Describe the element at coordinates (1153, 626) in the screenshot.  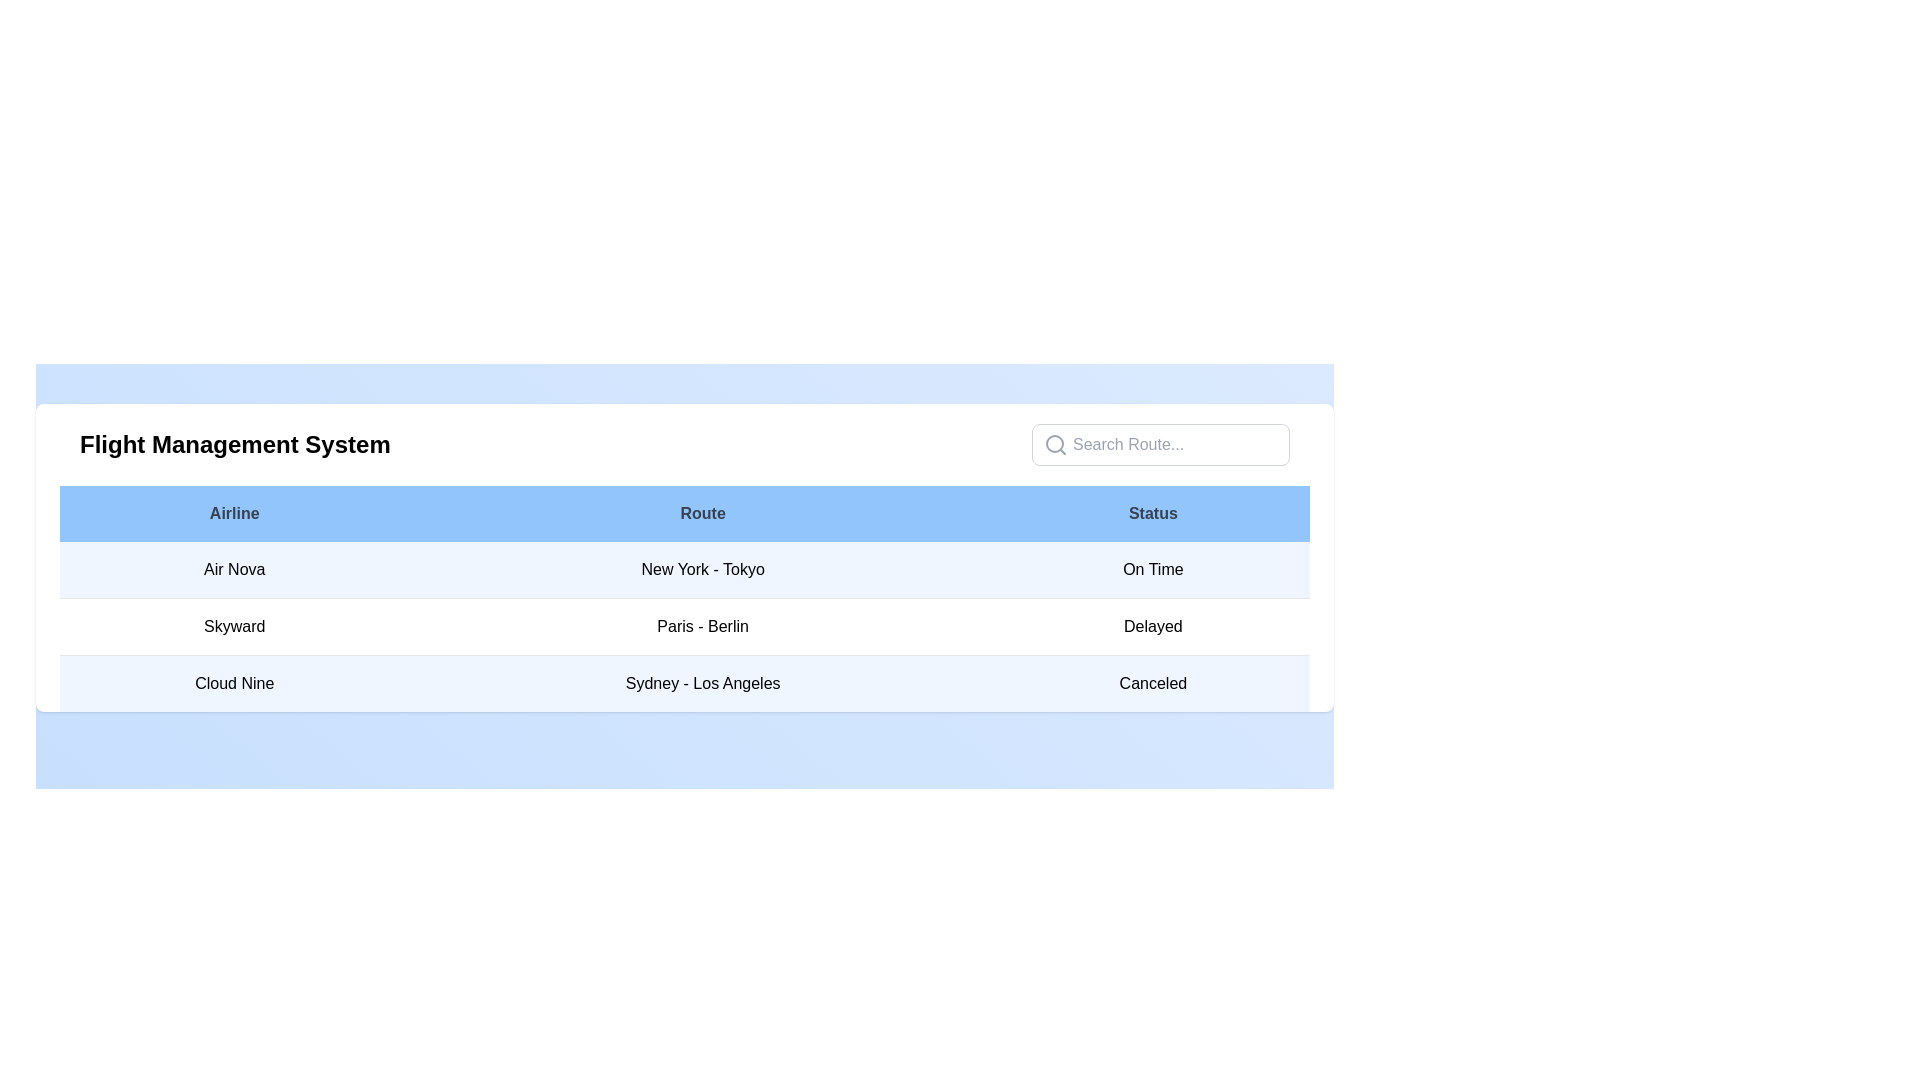
I see `the text element displaying 'Delayed' in the third column of the second row of the table, which is part of the 'Skyward' row and located to the right of 'Paris - Berlin'` at that location.